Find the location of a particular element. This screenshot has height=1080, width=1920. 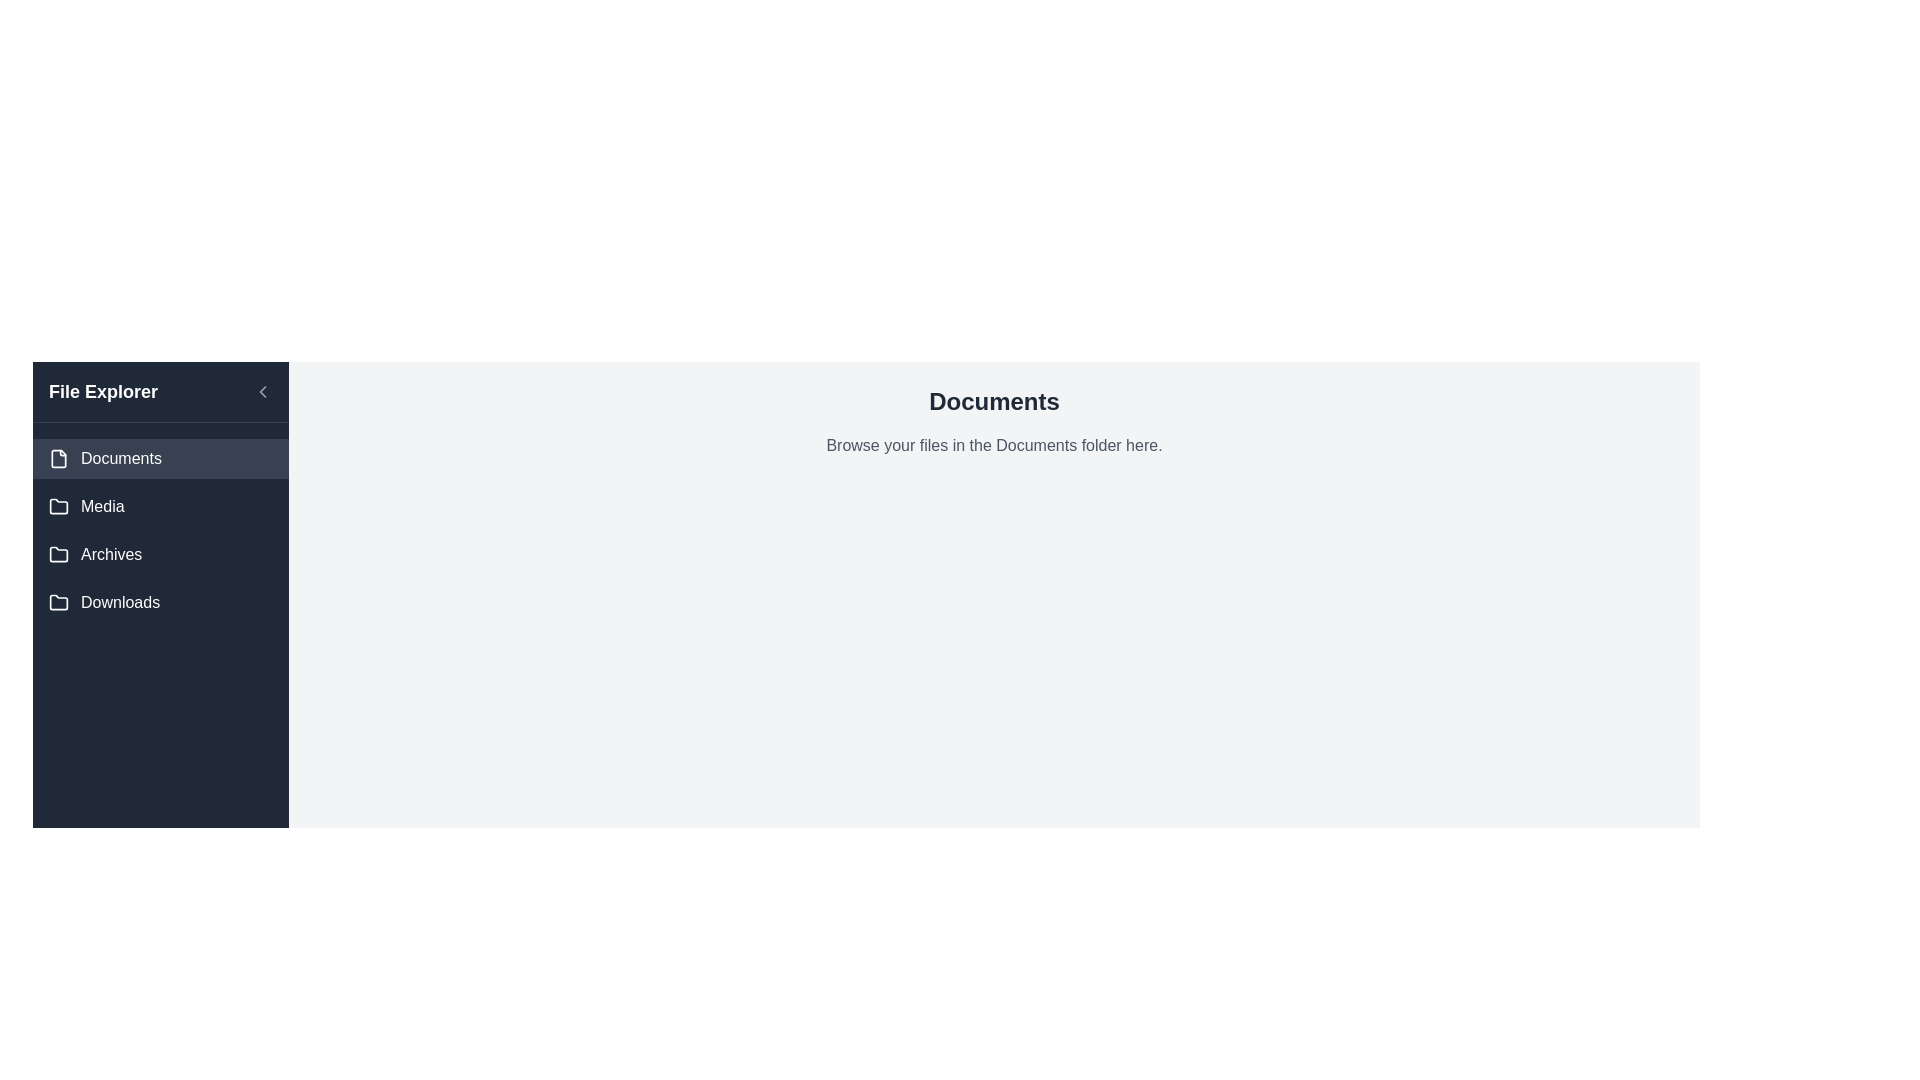

the folder icon in the left-side navigation menu is located at coordinates (58, 554).